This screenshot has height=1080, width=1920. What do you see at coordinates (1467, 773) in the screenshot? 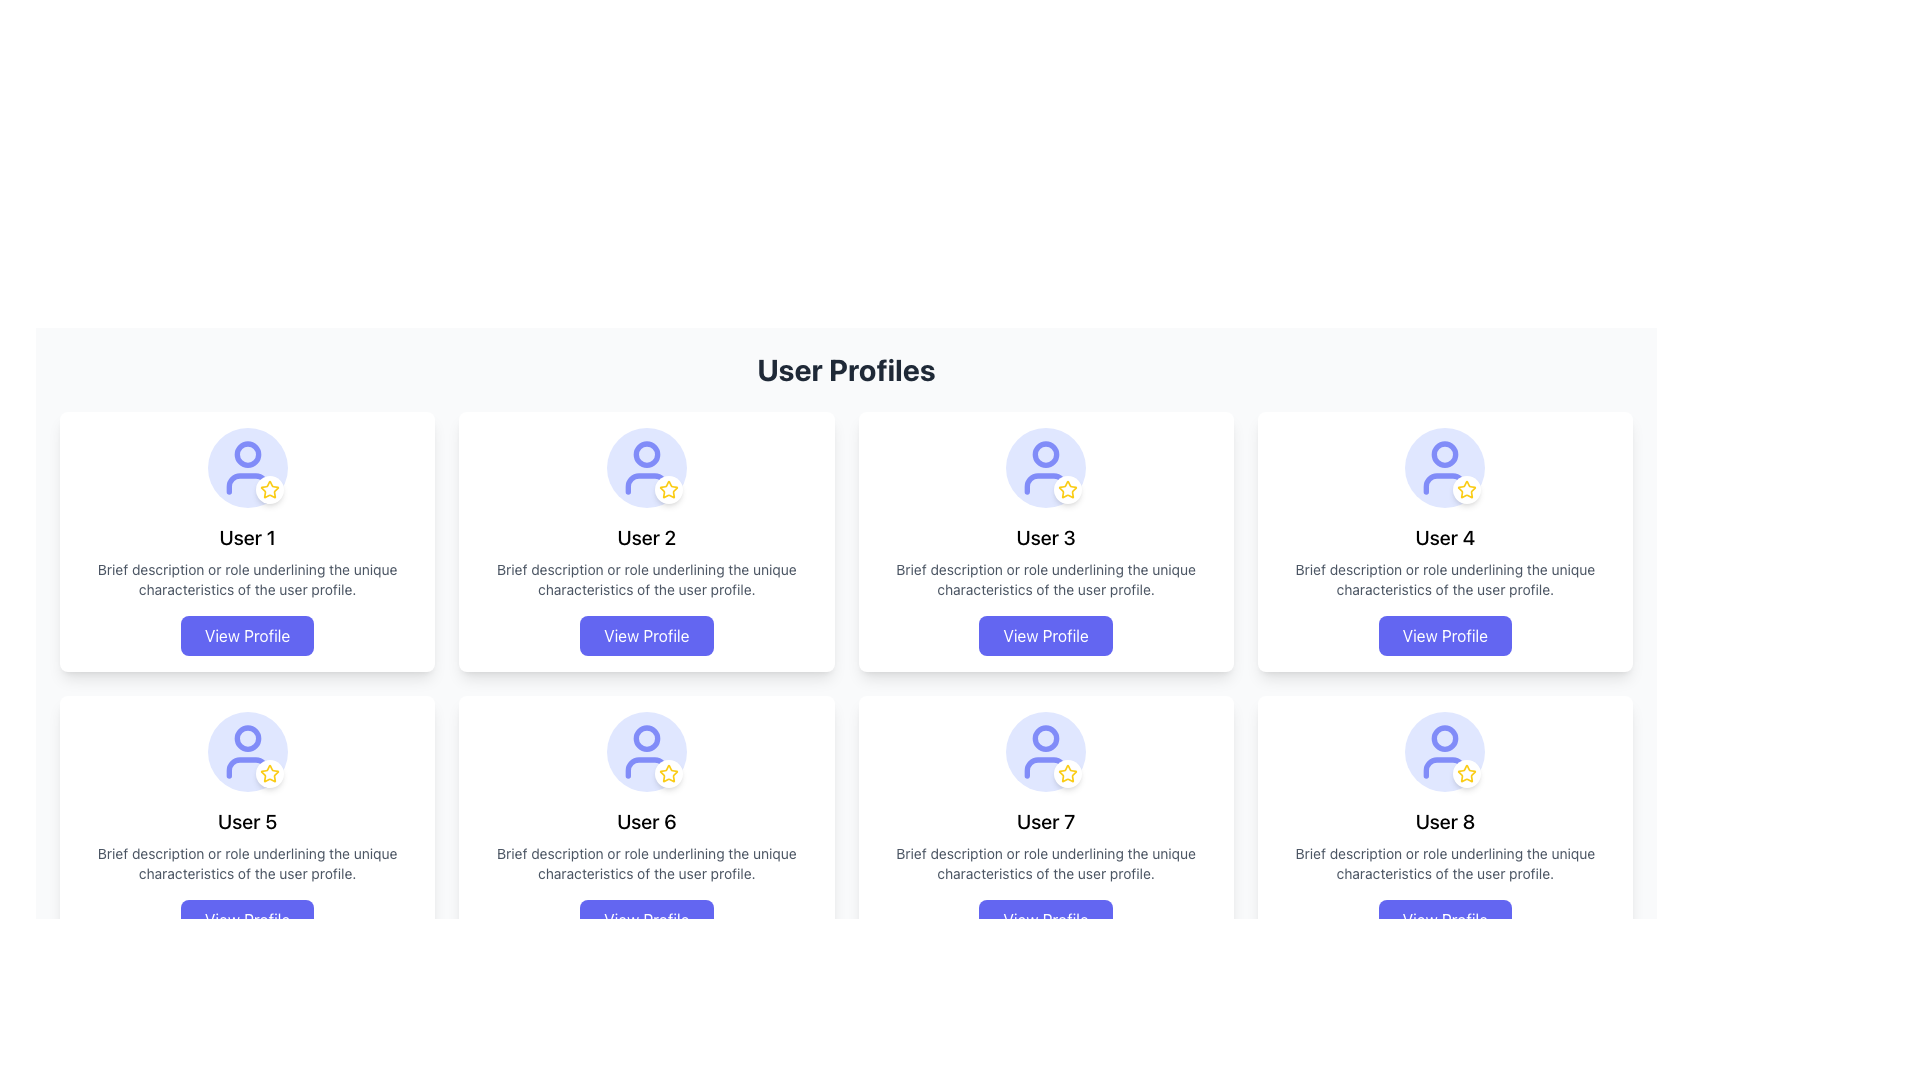
I see `the profile highlight icon located in the bottom-right corner of the eighth user card, which indicates a featured status for User 8` at bounding box center [1467, 773].